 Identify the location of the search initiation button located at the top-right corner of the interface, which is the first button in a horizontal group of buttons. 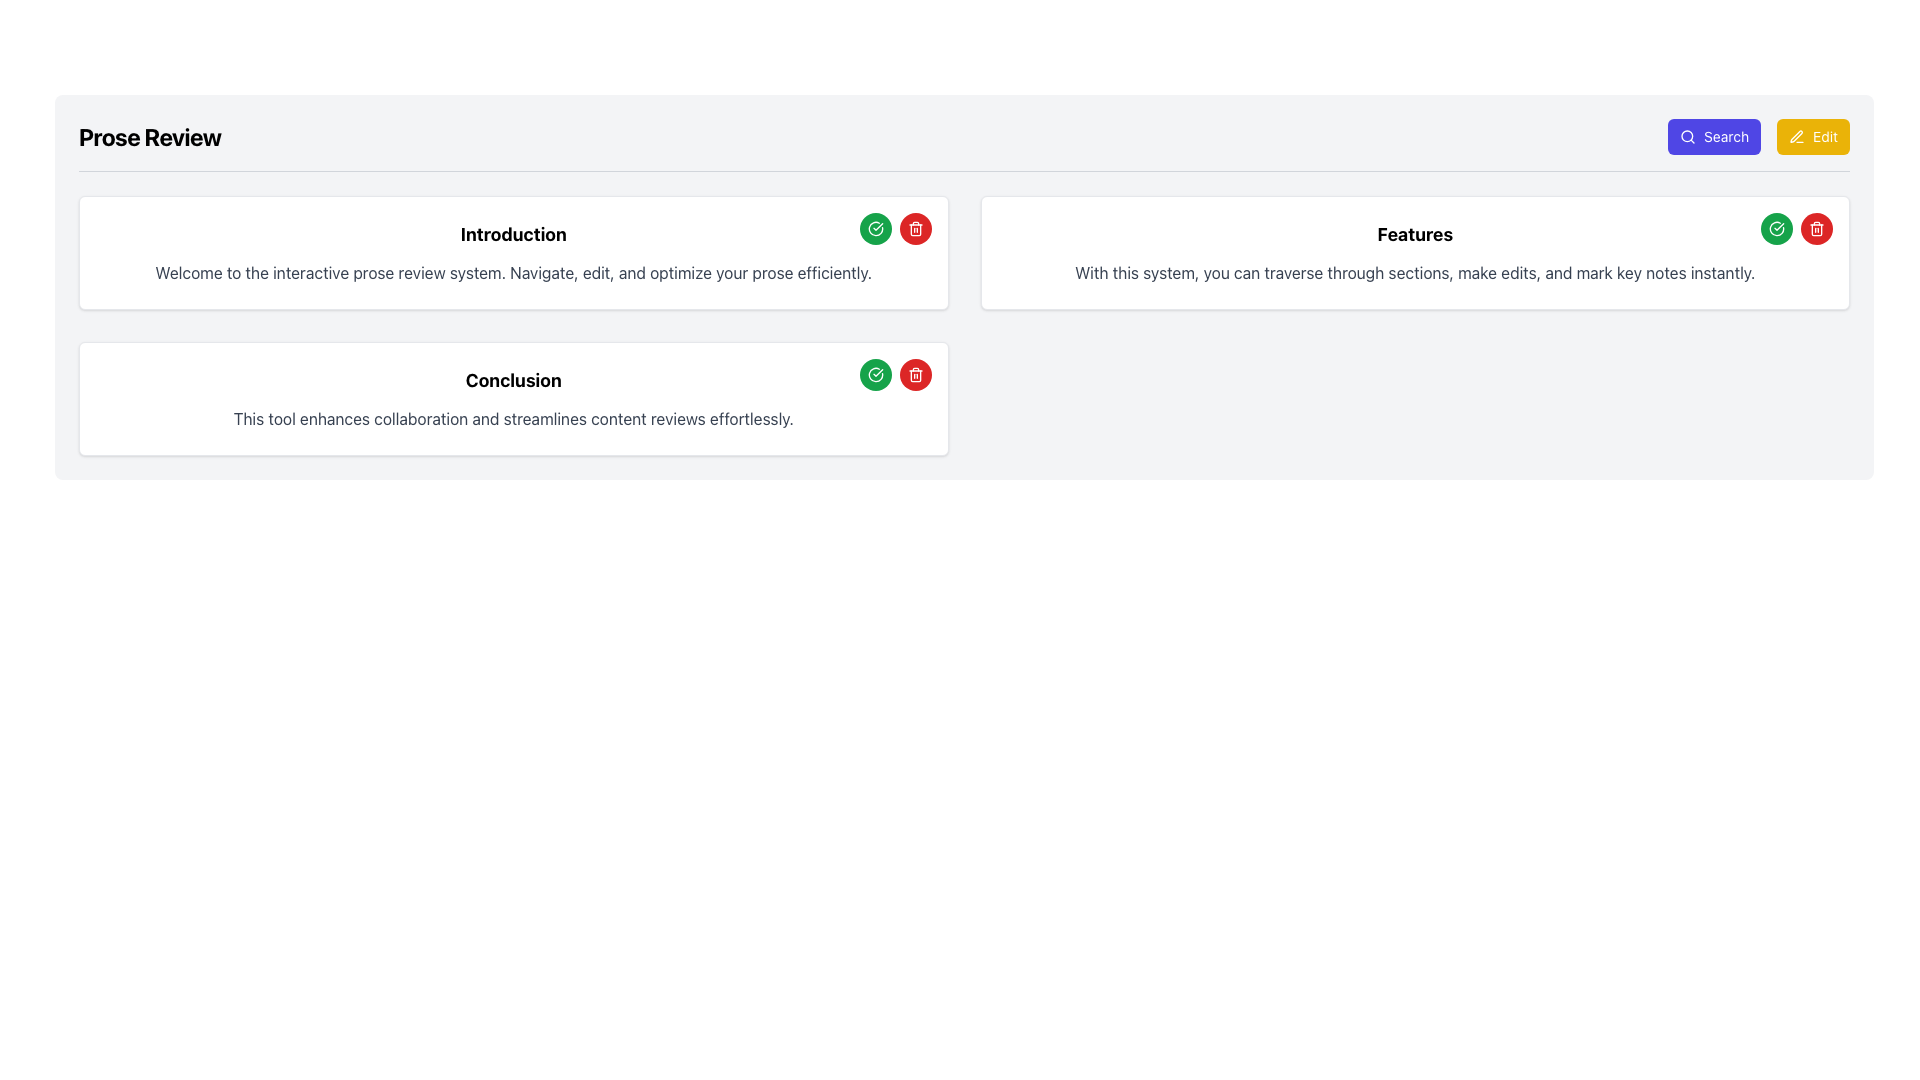
(1713, 136).